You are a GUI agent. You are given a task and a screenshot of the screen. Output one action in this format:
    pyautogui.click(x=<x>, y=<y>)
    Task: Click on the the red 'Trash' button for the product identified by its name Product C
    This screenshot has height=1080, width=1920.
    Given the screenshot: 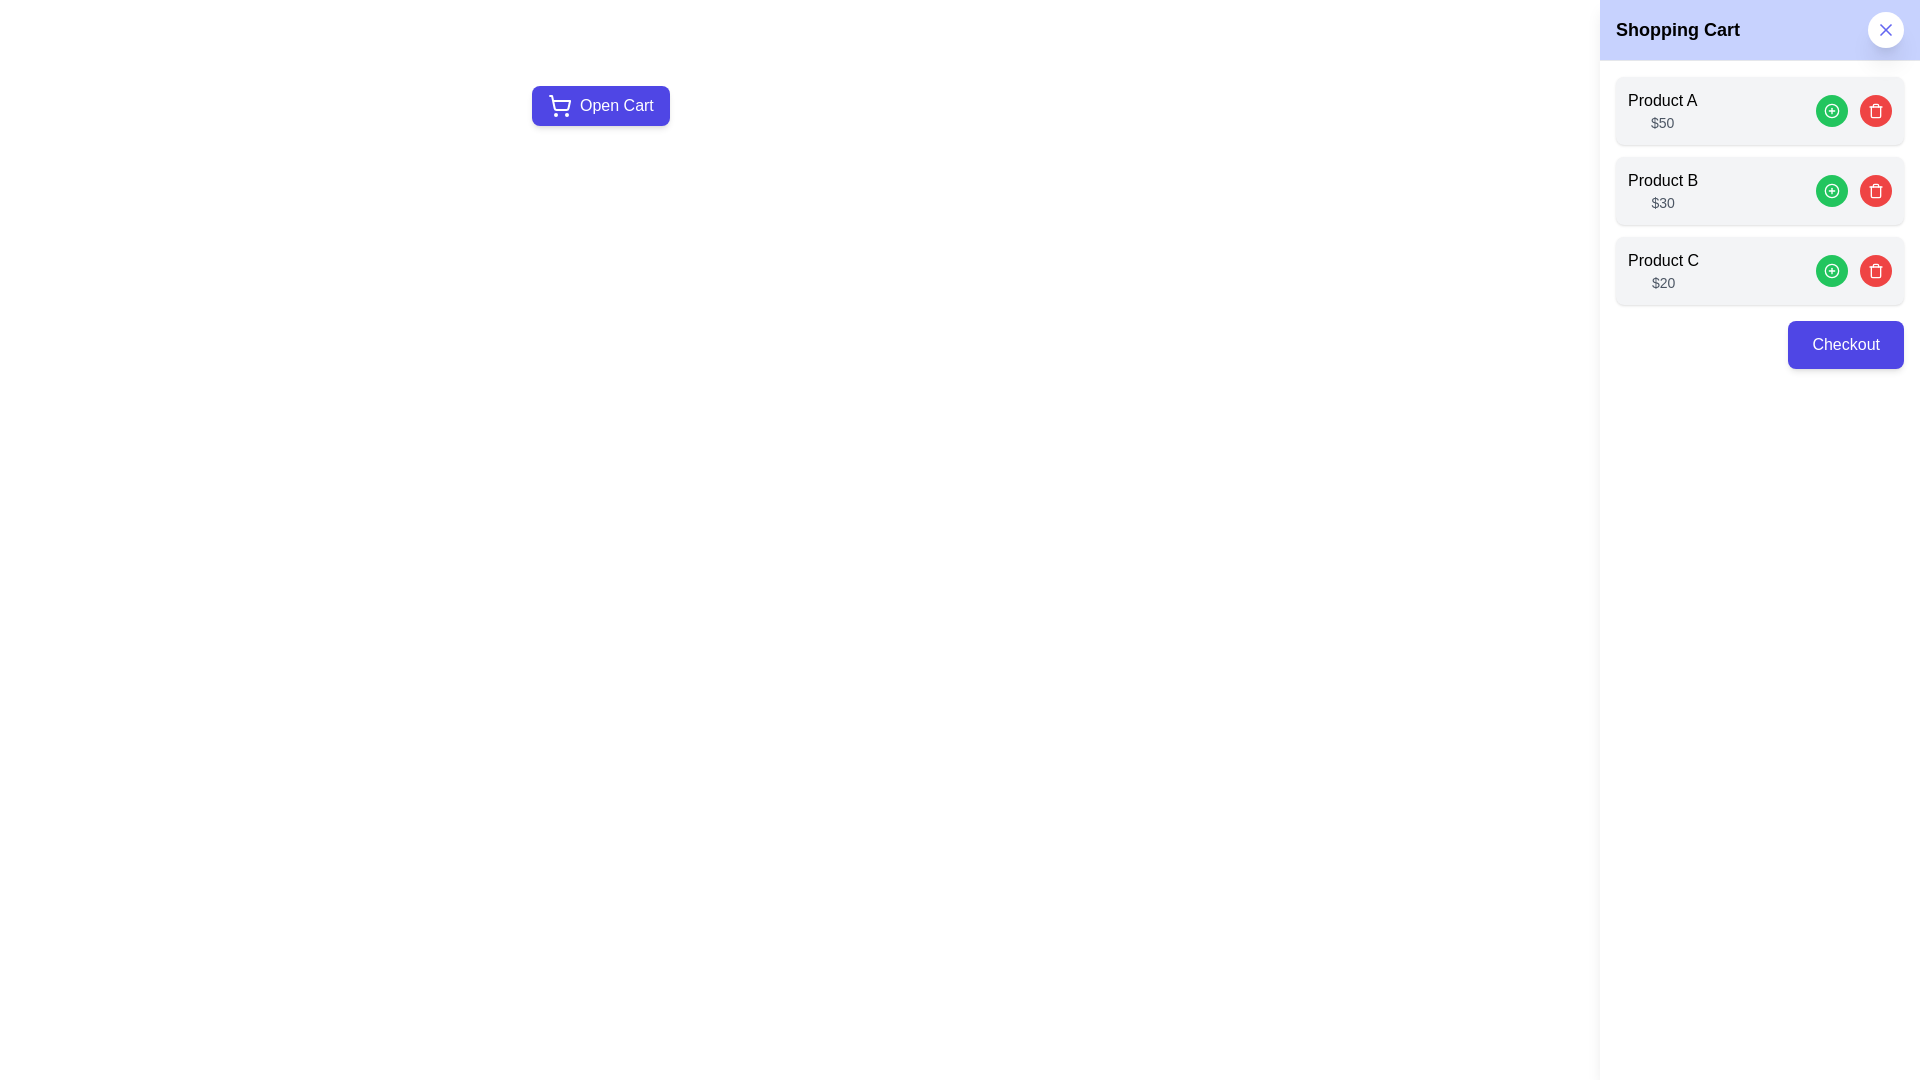 What is the action you would take?
    pyautogui.click(x=1875, y=270)
    